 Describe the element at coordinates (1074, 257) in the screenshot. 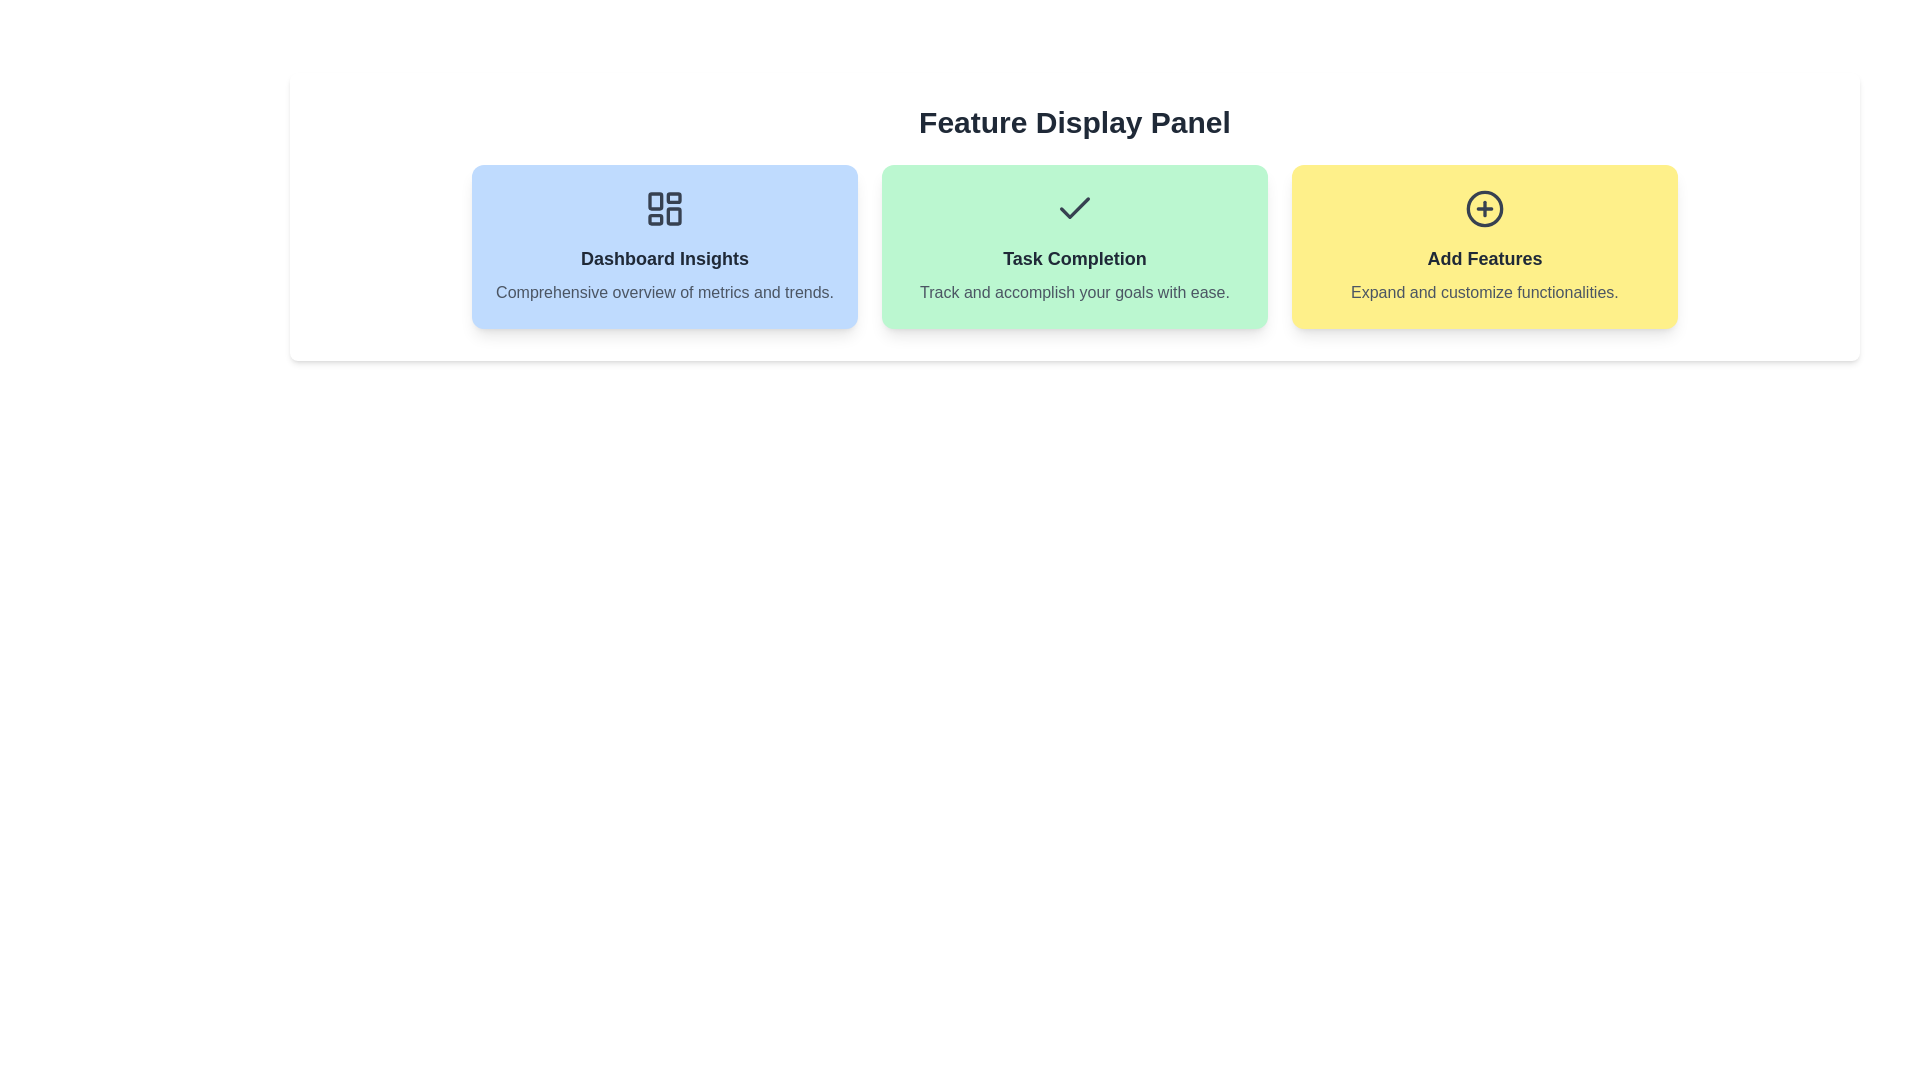

I see `the text label displaying 'Task Completion' which is bold and dark gray against a light green background, located in the middle section of its card` at that location.